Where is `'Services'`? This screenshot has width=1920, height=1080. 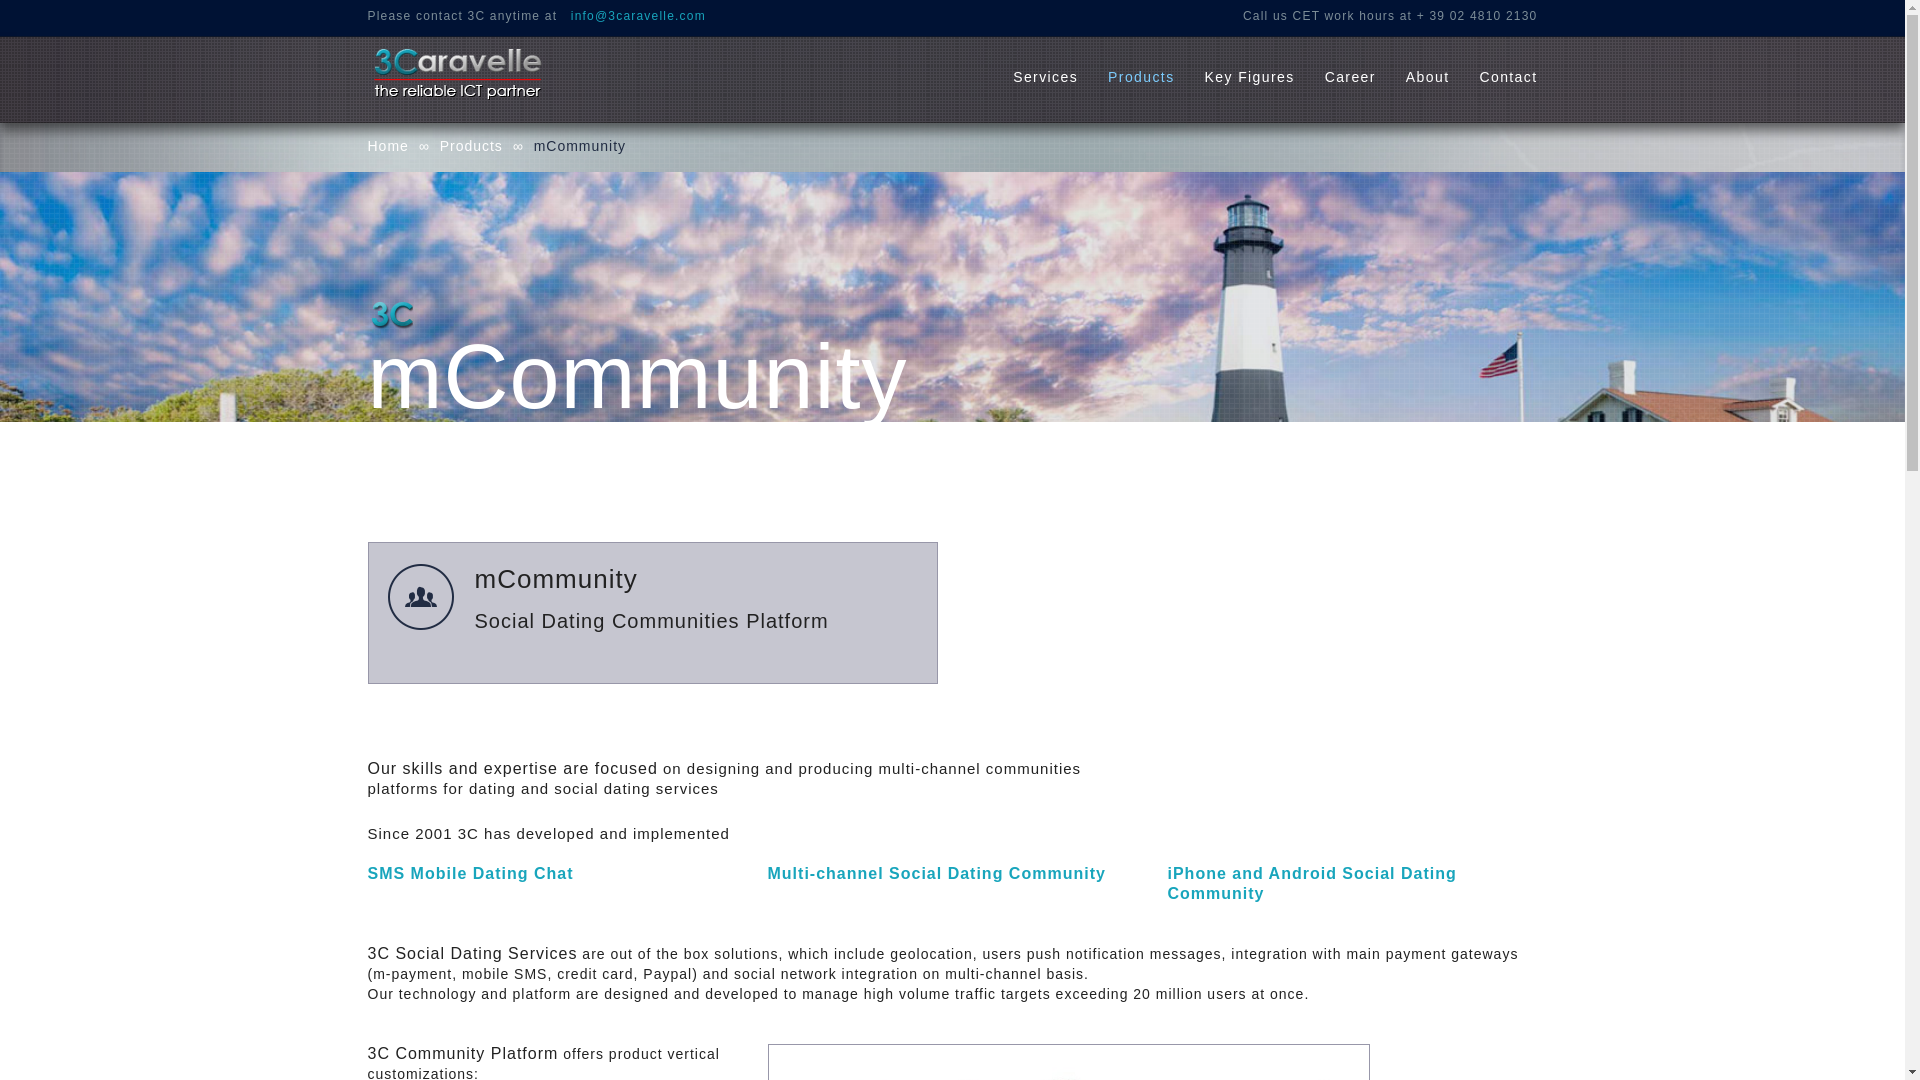
'Services' is located at coordinates (1044, 75).